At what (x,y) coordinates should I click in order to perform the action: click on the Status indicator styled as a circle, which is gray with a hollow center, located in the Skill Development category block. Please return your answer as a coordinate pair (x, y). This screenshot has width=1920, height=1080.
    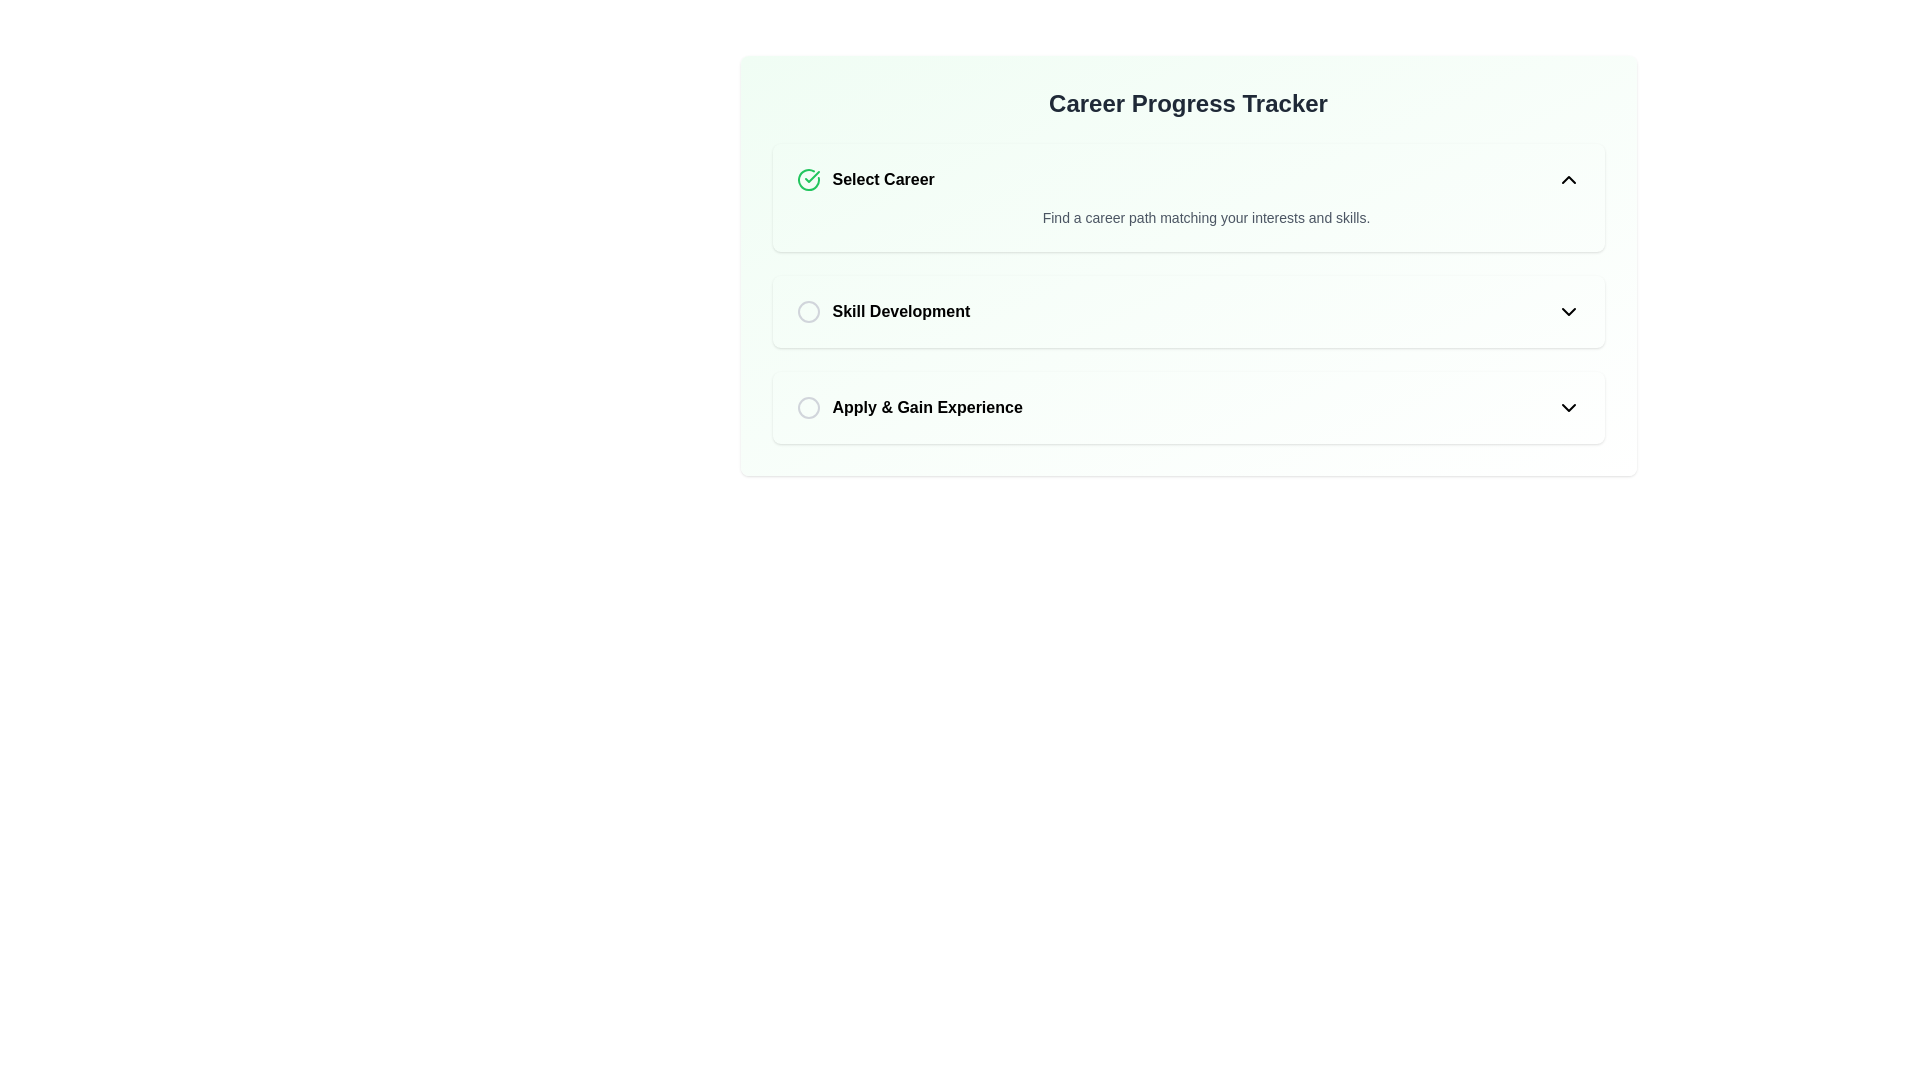
    Looking at the image, I should click on (808, 312).